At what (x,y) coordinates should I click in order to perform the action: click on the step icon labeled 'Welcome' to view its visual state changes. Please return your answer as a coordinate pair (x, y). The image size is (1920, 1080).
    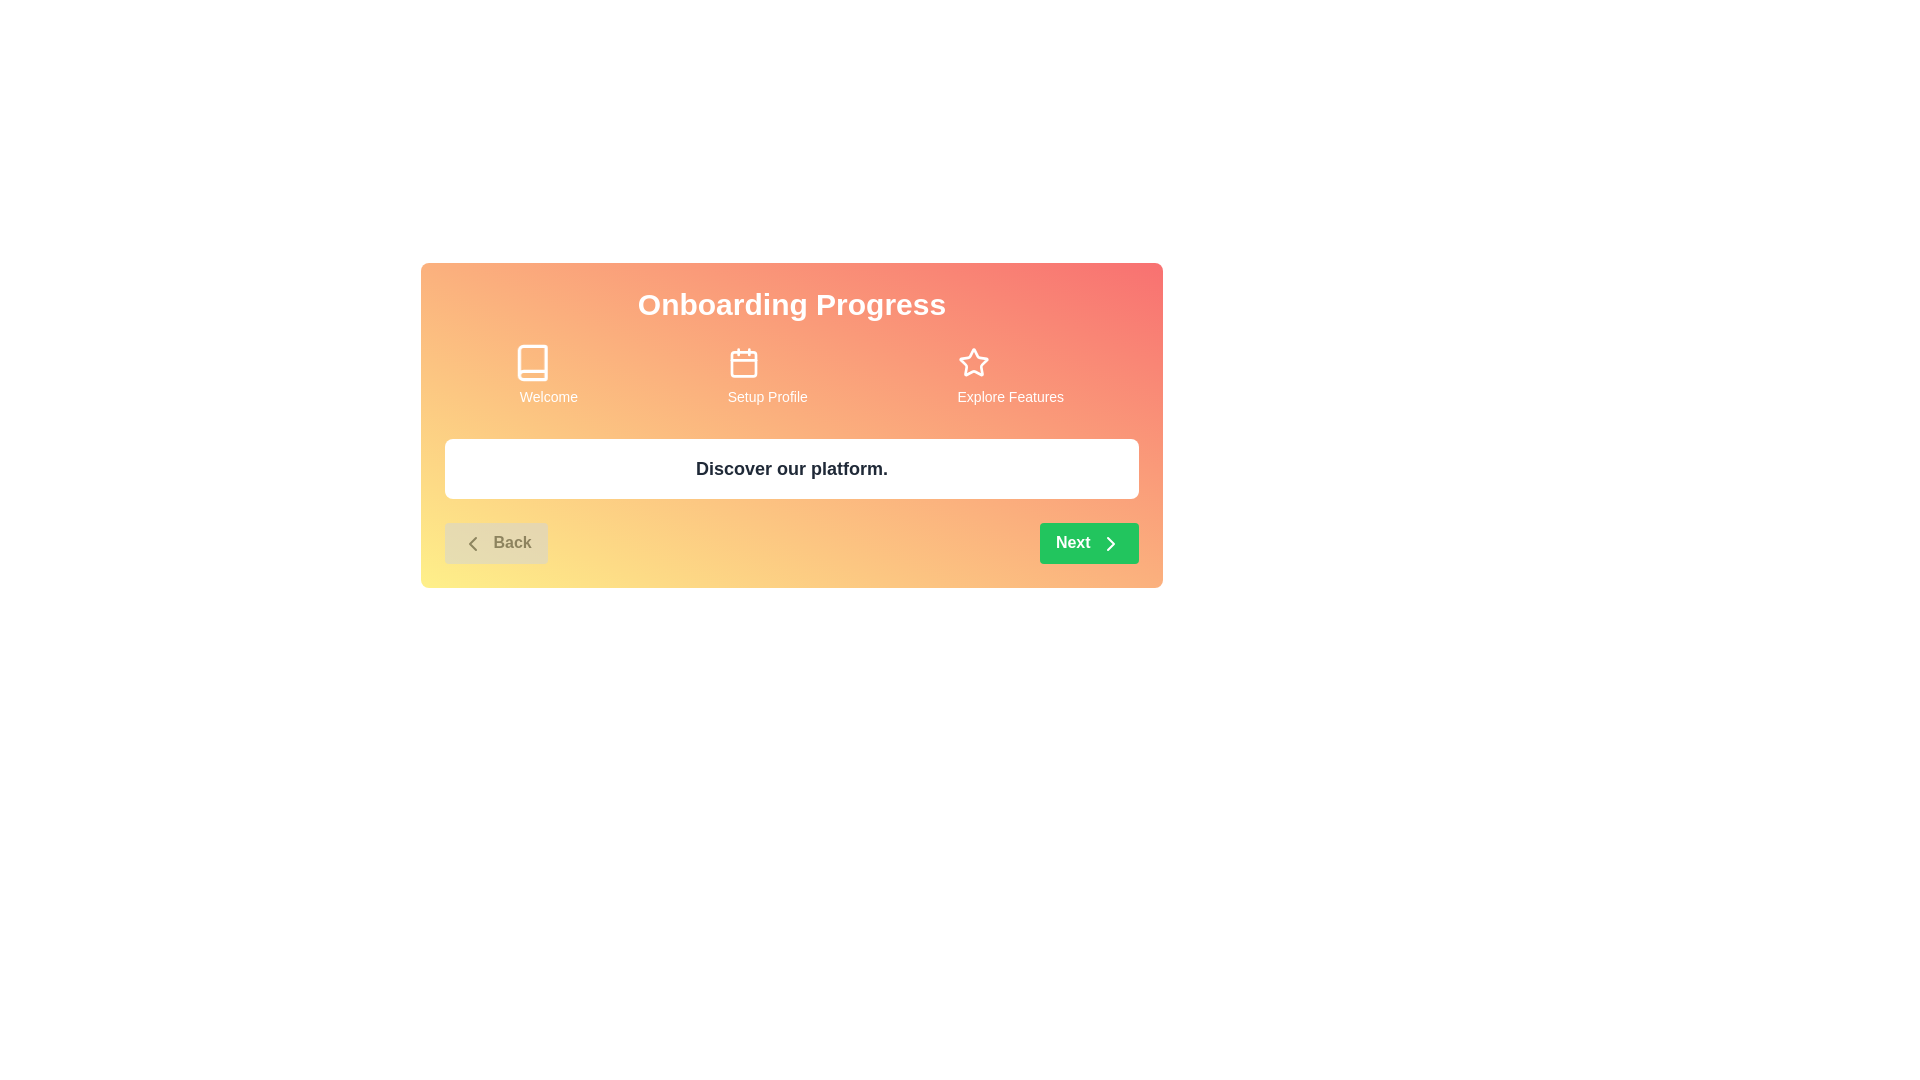
    Looking at the image, I should click on (548, 362).